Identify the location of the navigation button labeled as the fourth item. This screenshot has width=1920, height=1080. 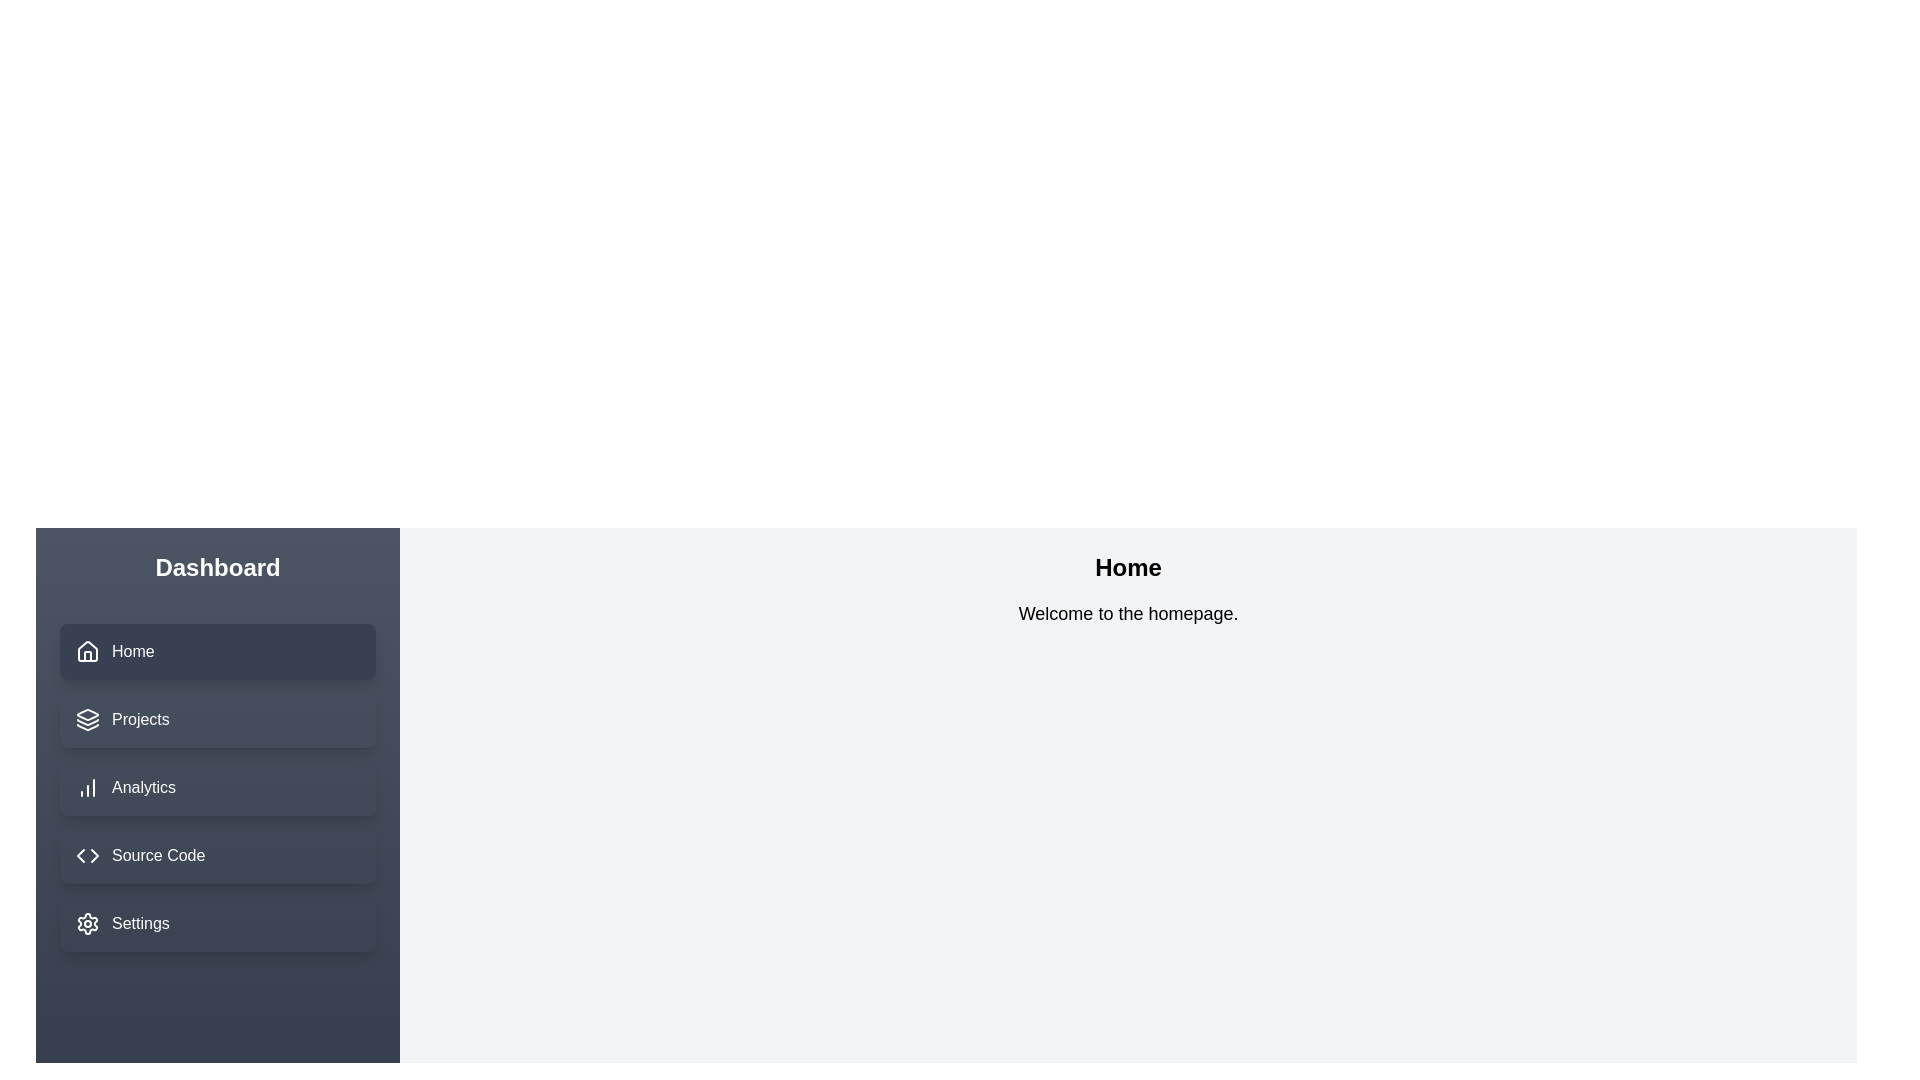
(218, 855).